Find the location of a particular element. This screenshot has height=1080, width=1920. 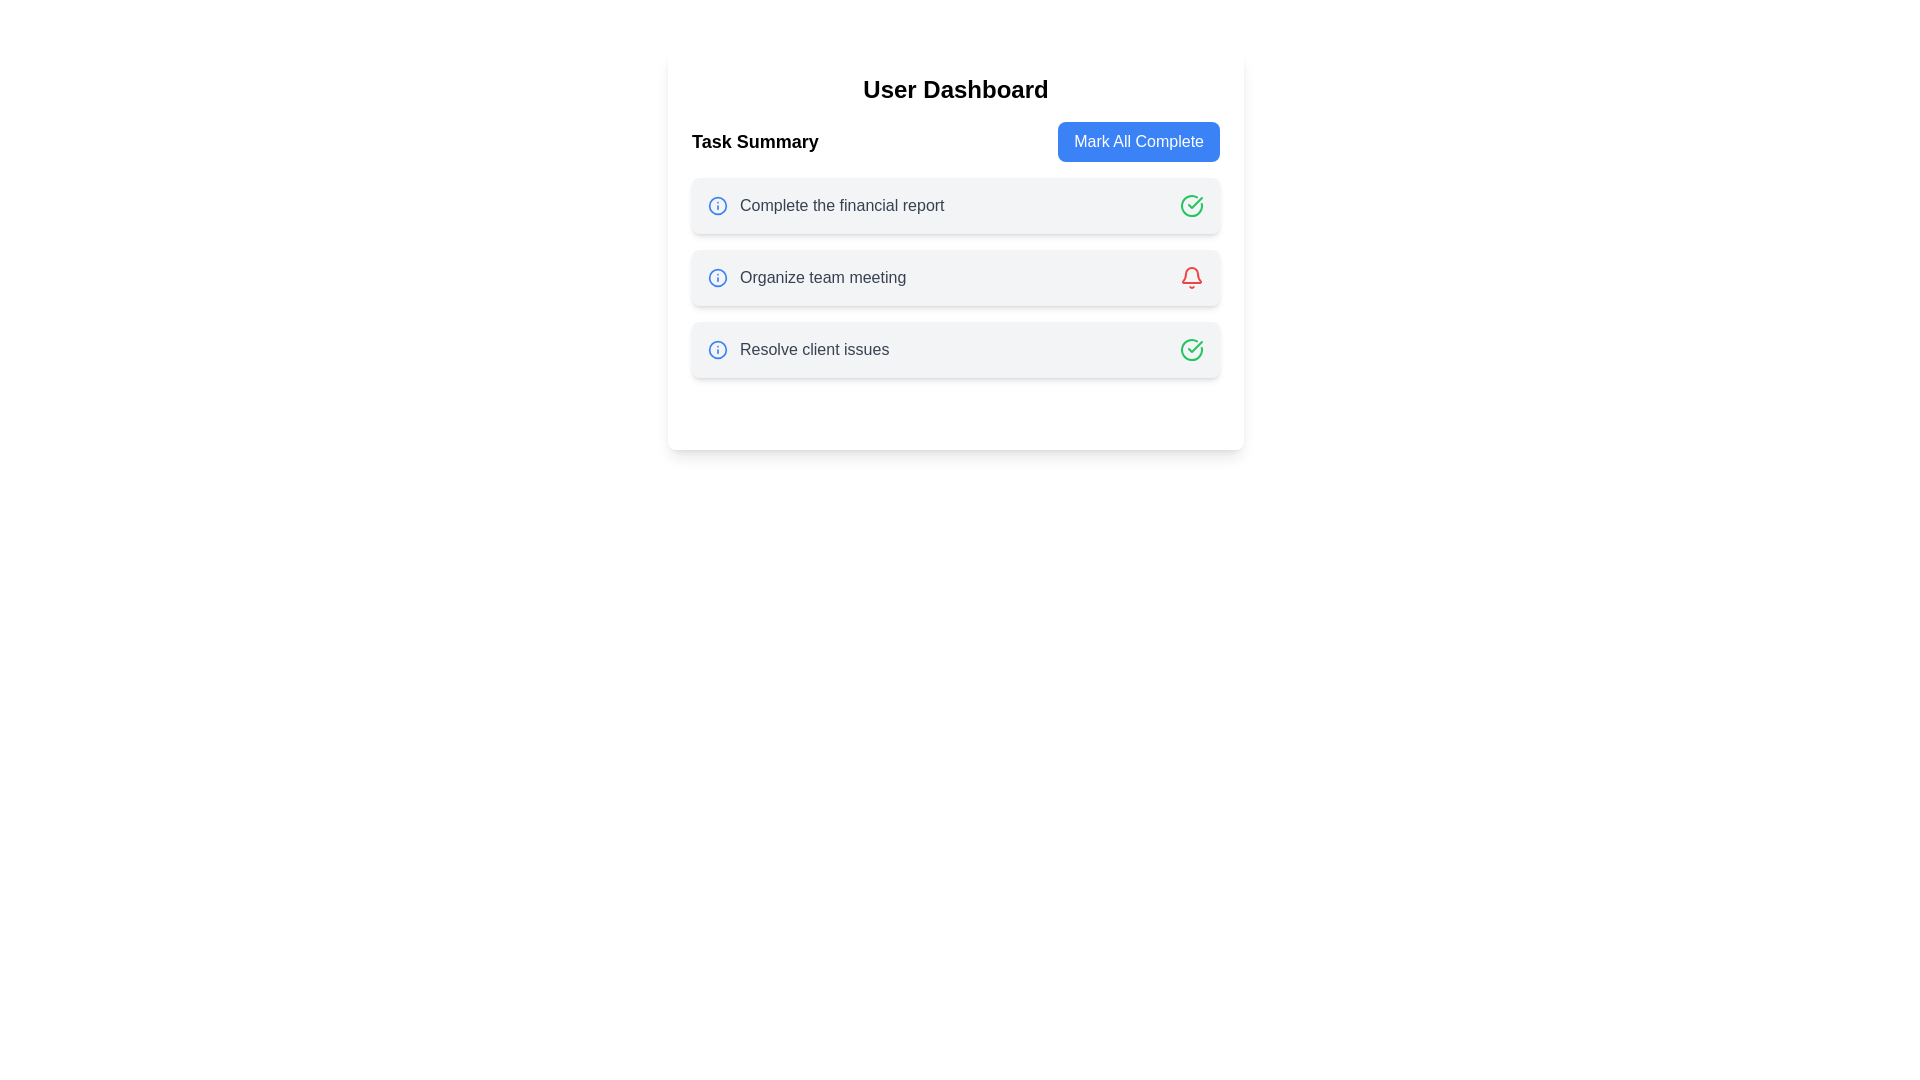

the green checkmark icon within the circular icon located on the right of the first row in the task list for the task 'Complete the financial report' is located at coordinates (1195, 346).